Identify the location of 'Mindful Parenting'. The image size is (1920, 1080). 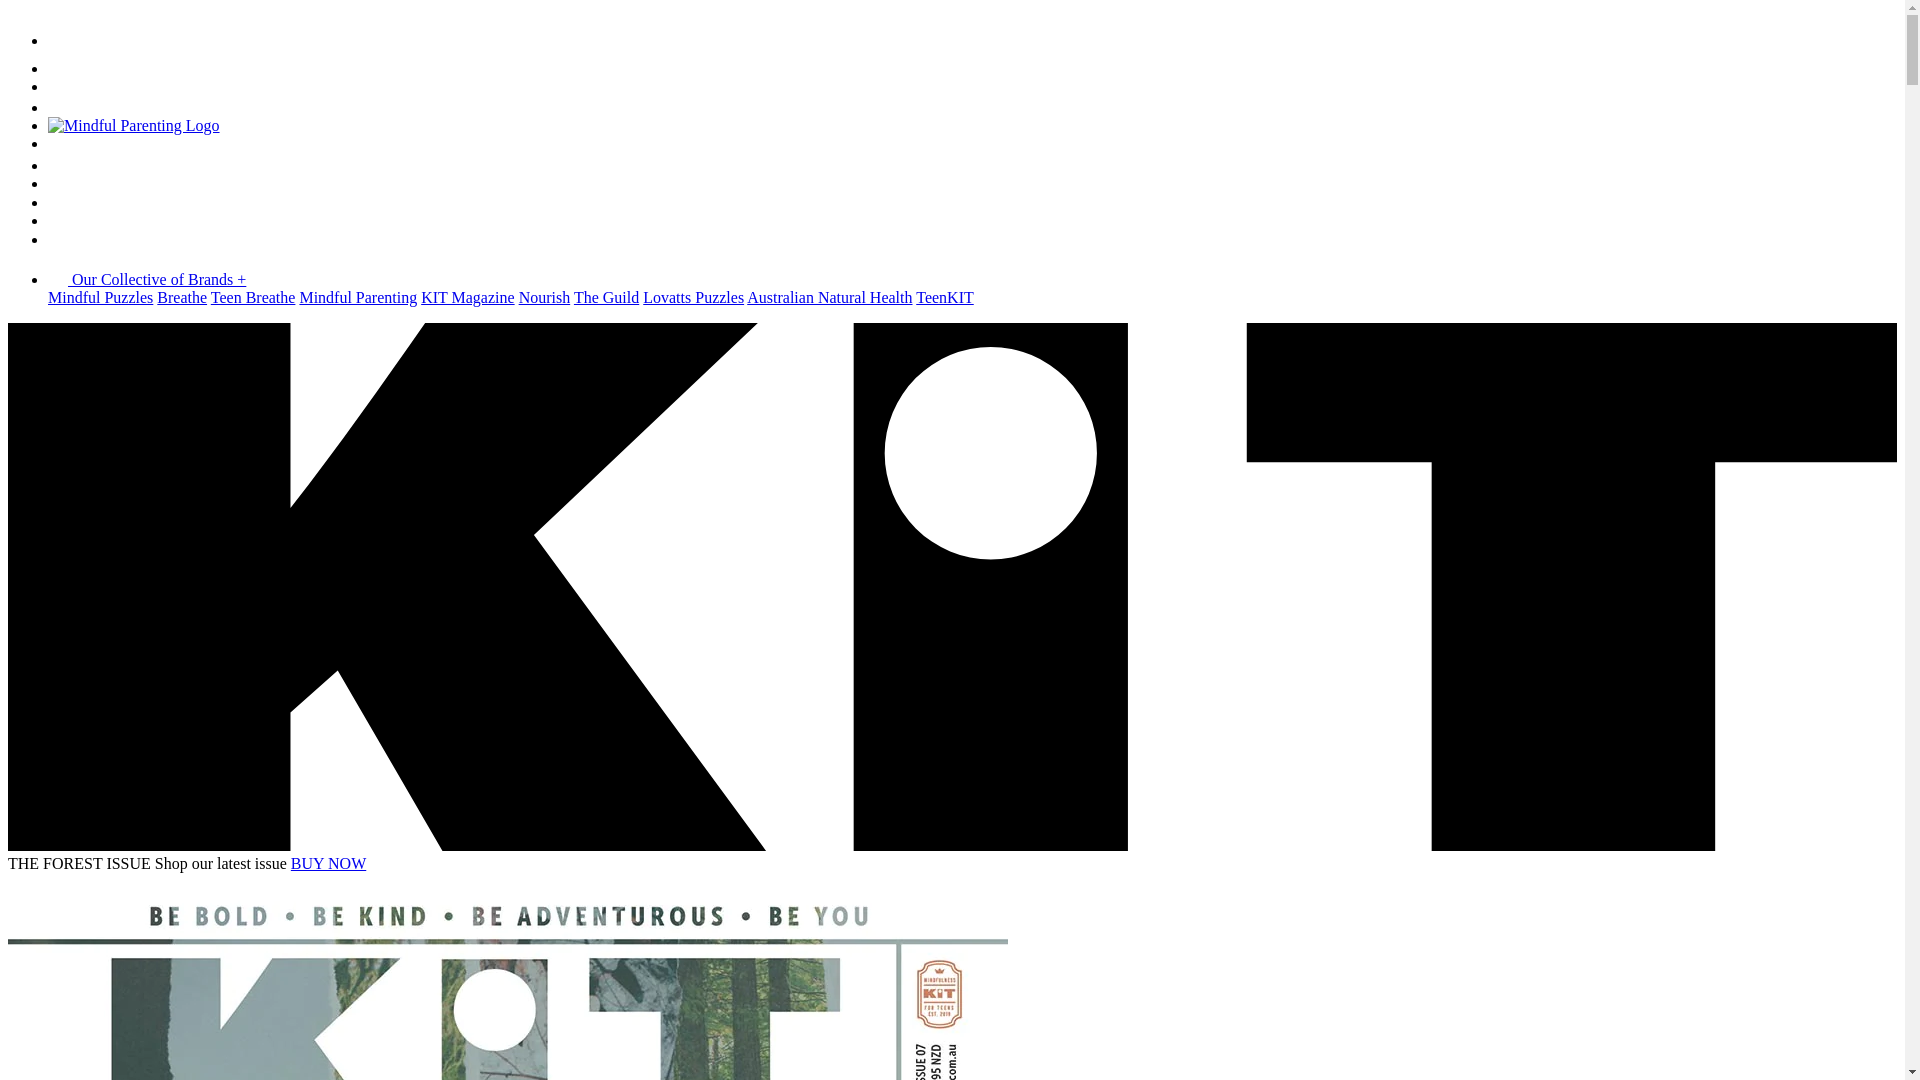
(358, 297).